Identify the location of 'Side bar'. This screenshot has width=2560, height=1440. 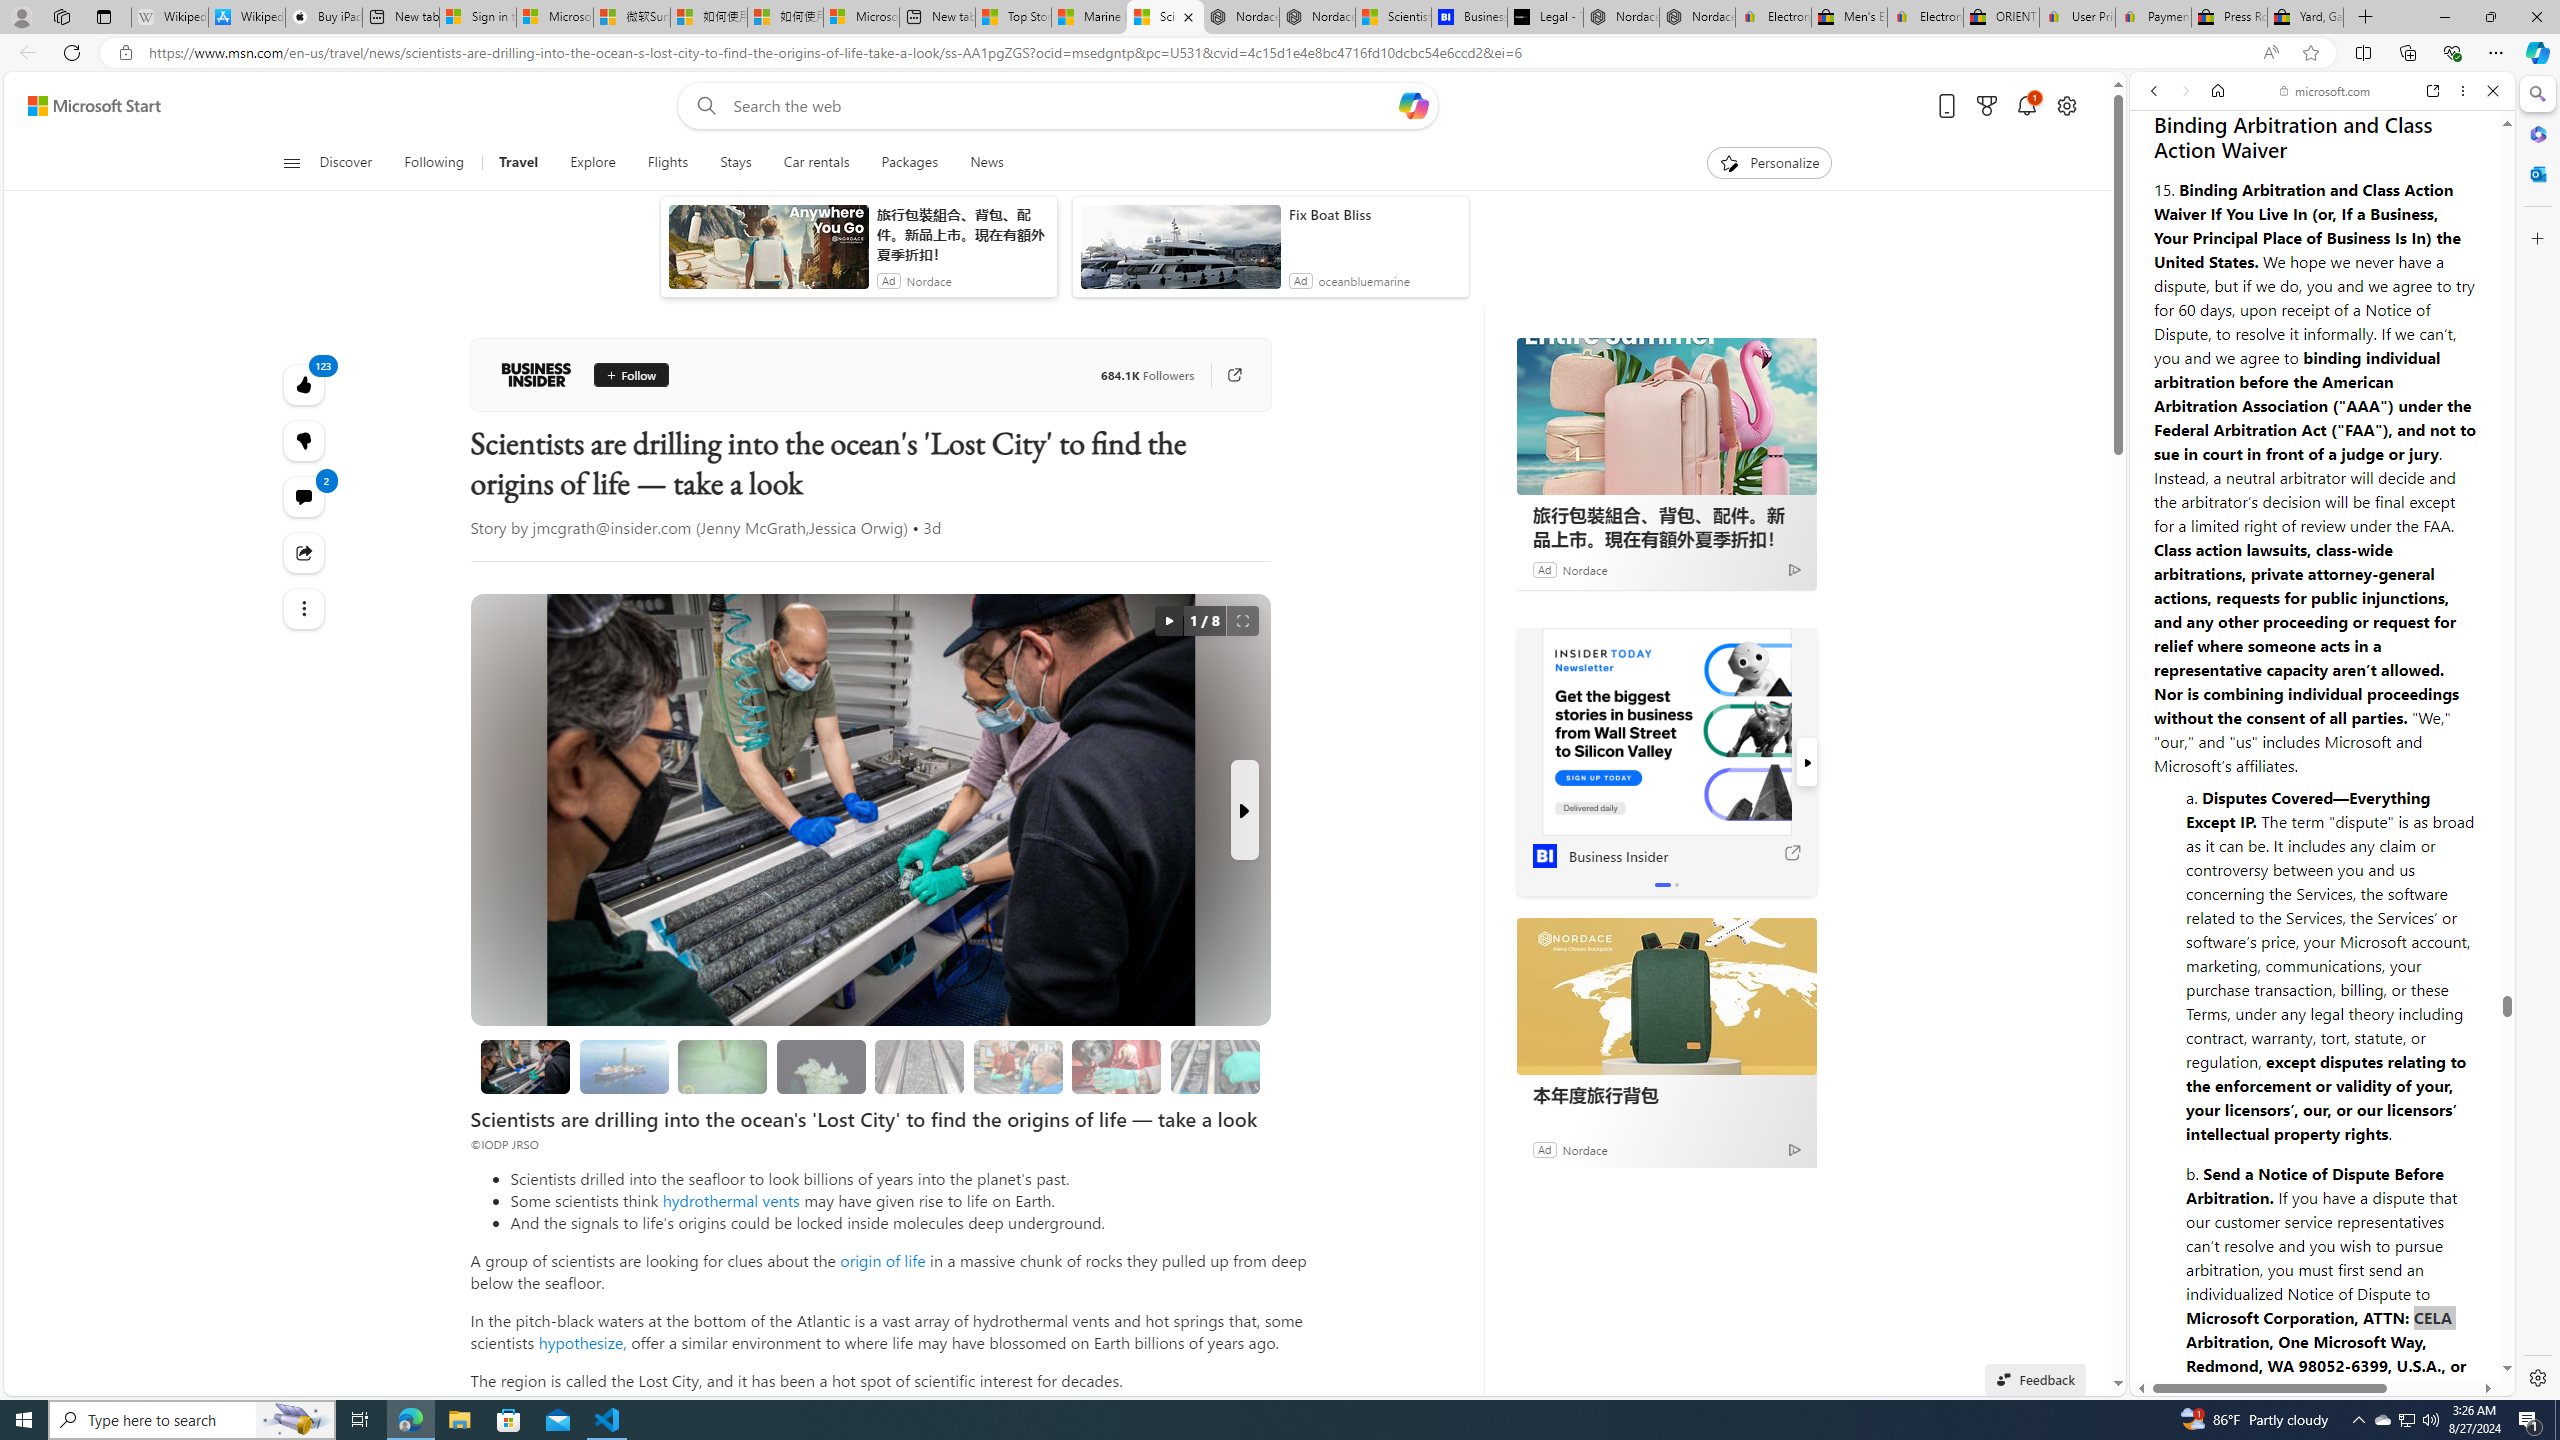
(2537, 735).